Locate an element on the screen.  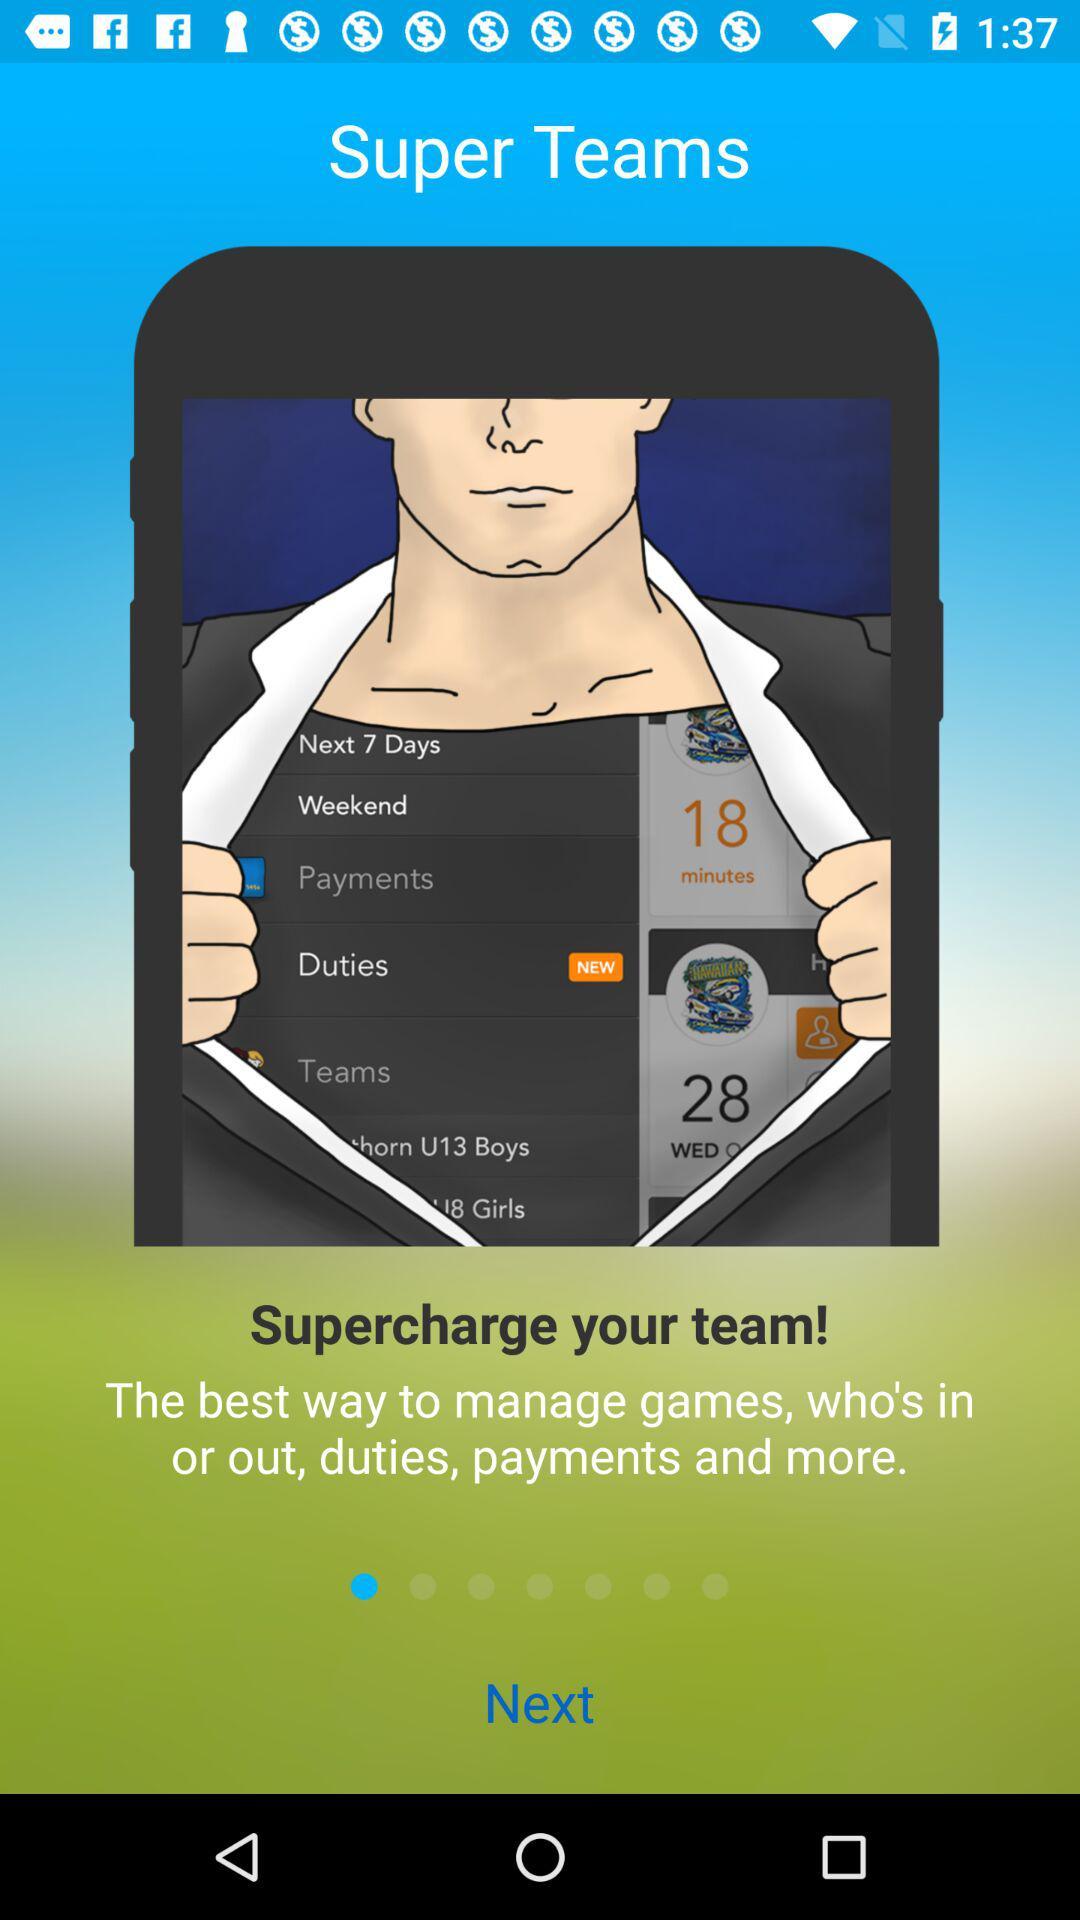
icon above the next icon is located at coordinates (422, 1585).